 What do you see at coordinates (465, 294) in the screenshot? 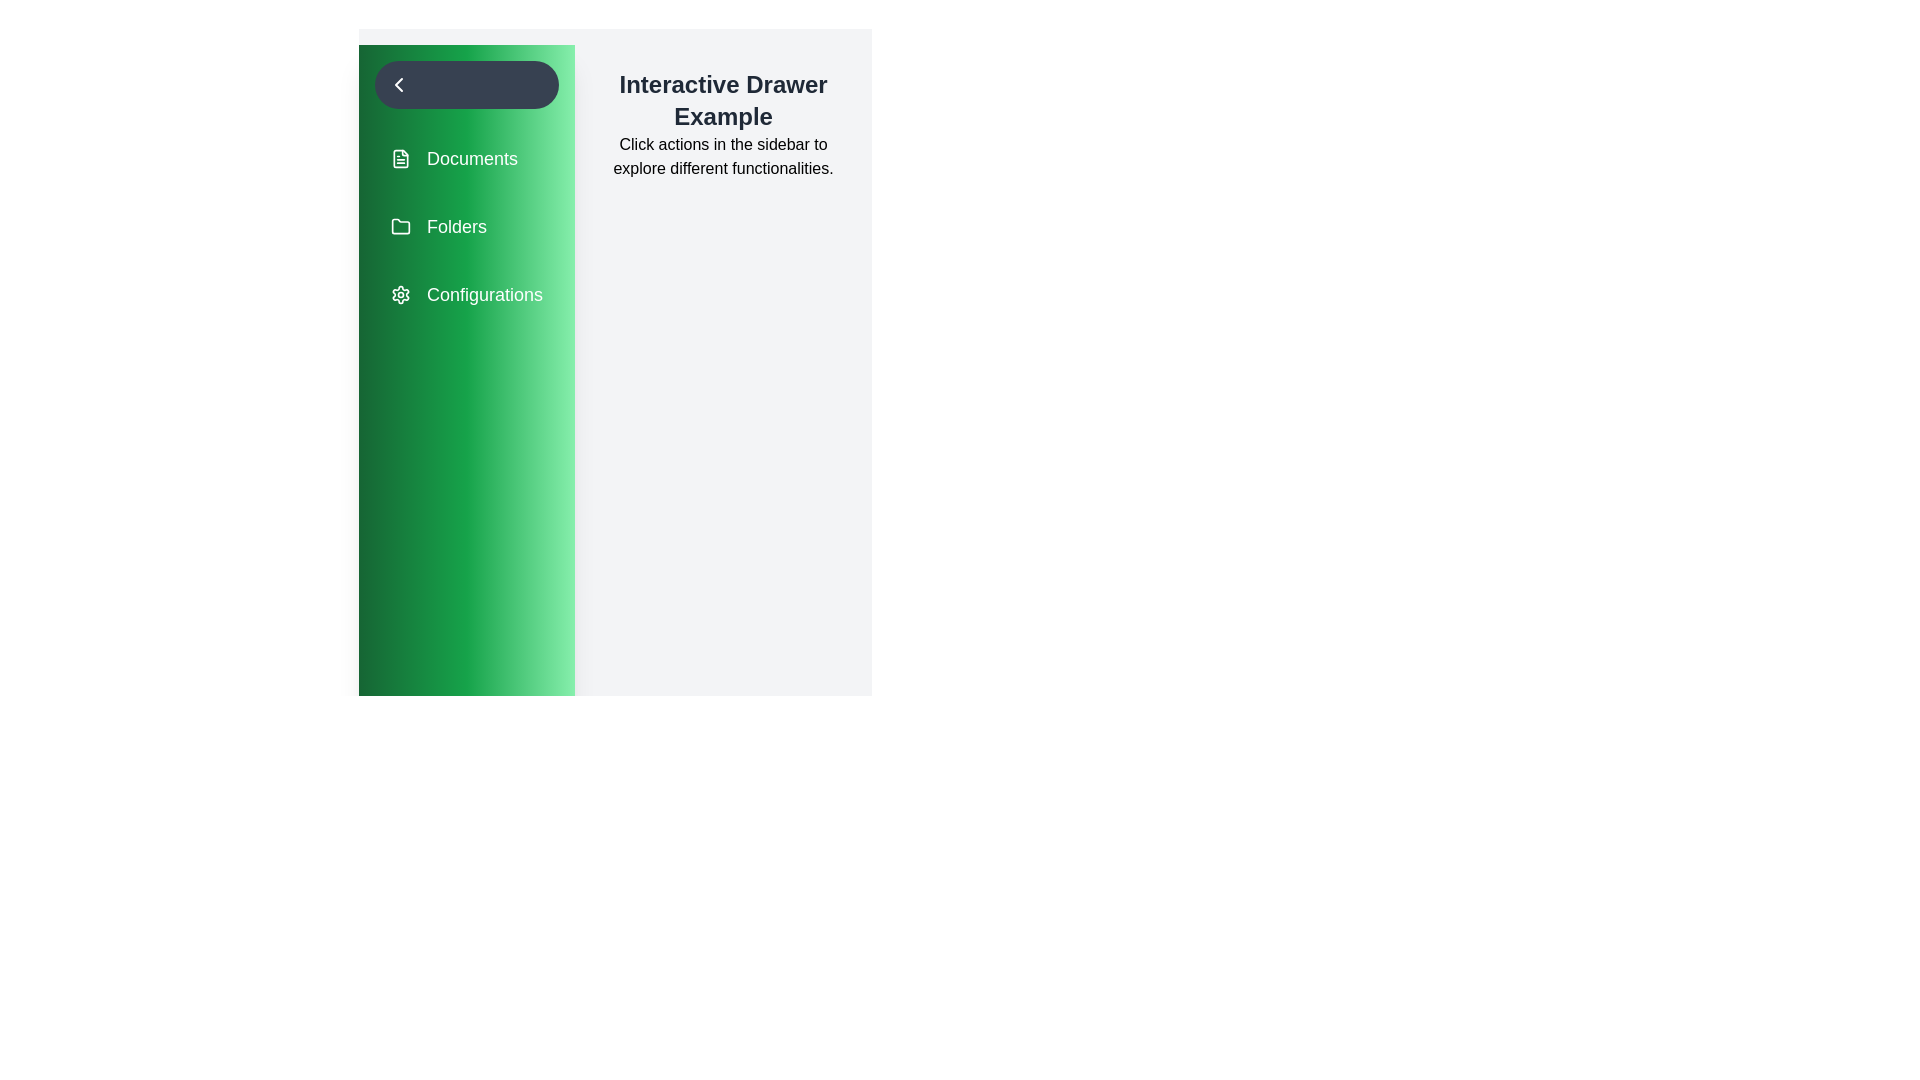
I see `the menu item Configurations to navigate to the corresponding section` at bounding box center [465, 294].